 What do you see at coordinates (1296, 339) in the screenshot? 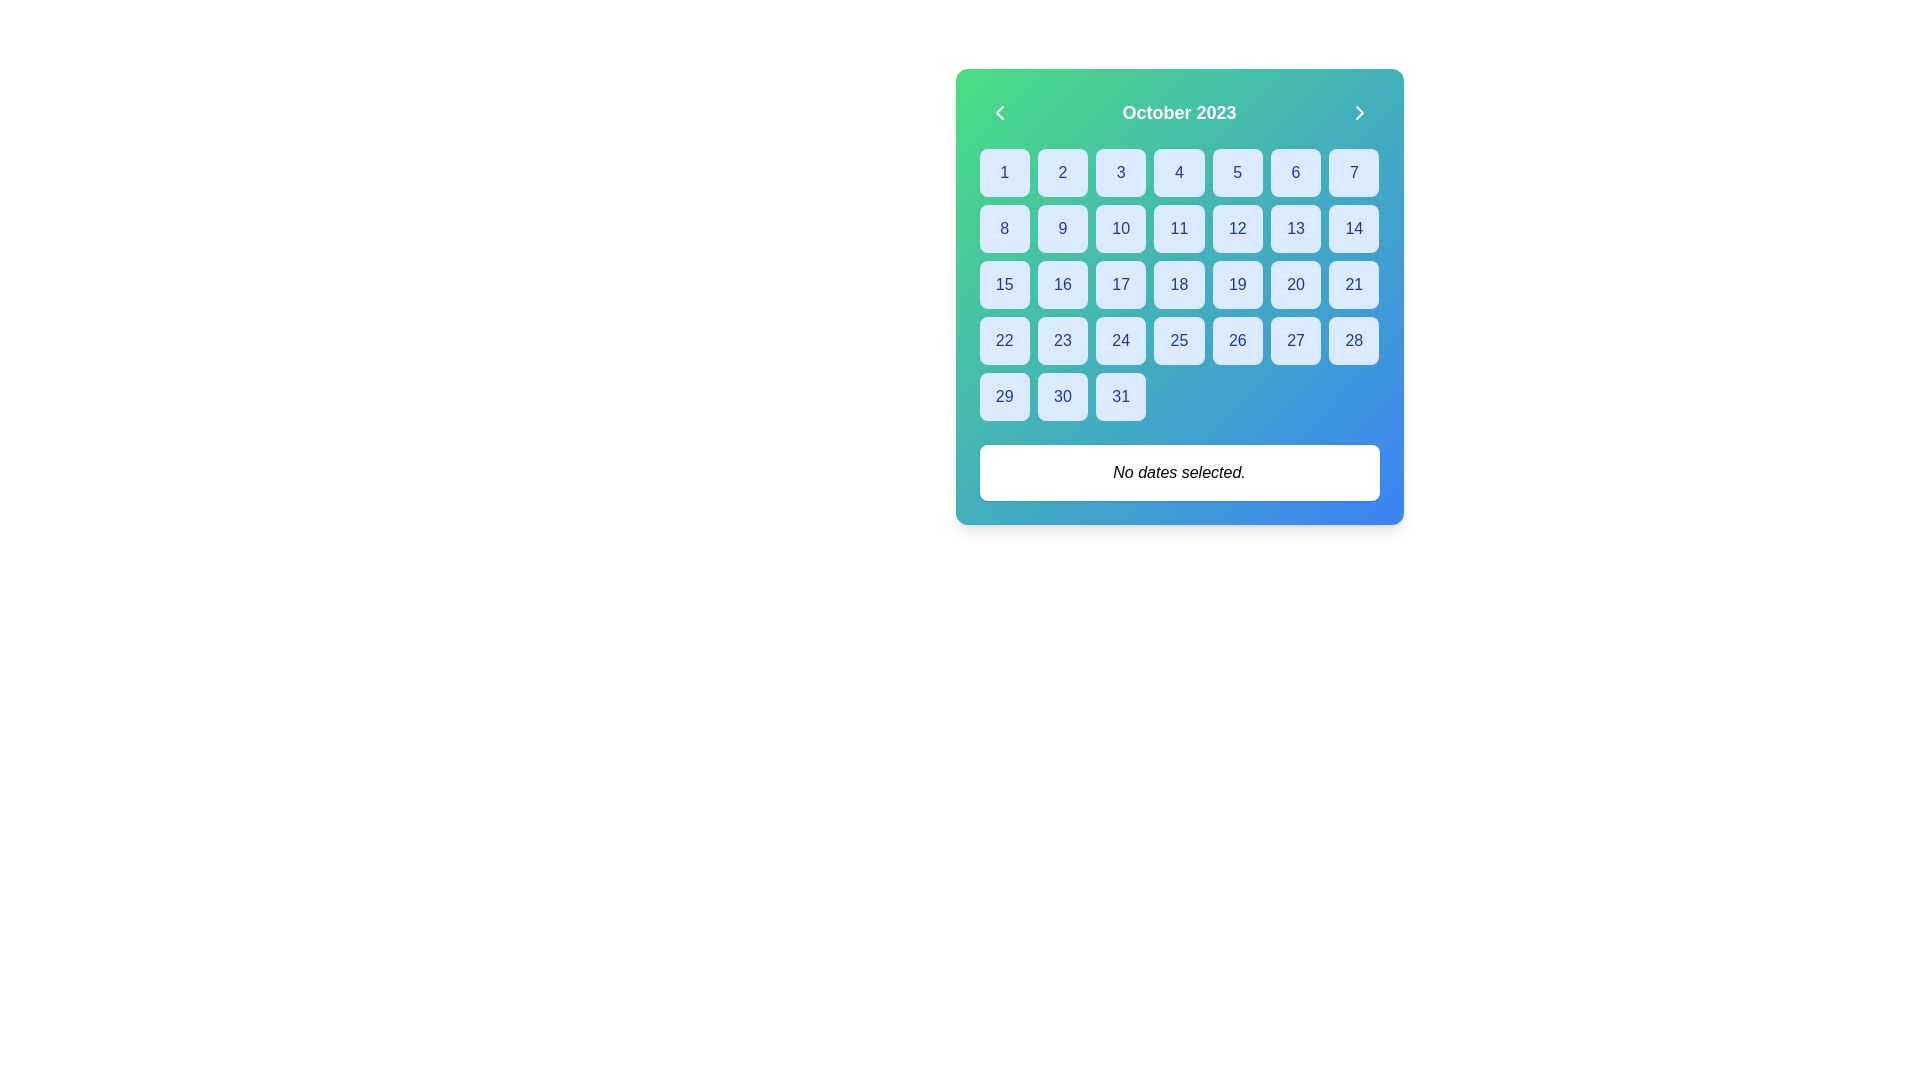
I see `the rounded rectangular button displaying the text '27' in blue, located in the sixth row and sixth column of the calendar grid interface` at bounding box center [1296, 339].